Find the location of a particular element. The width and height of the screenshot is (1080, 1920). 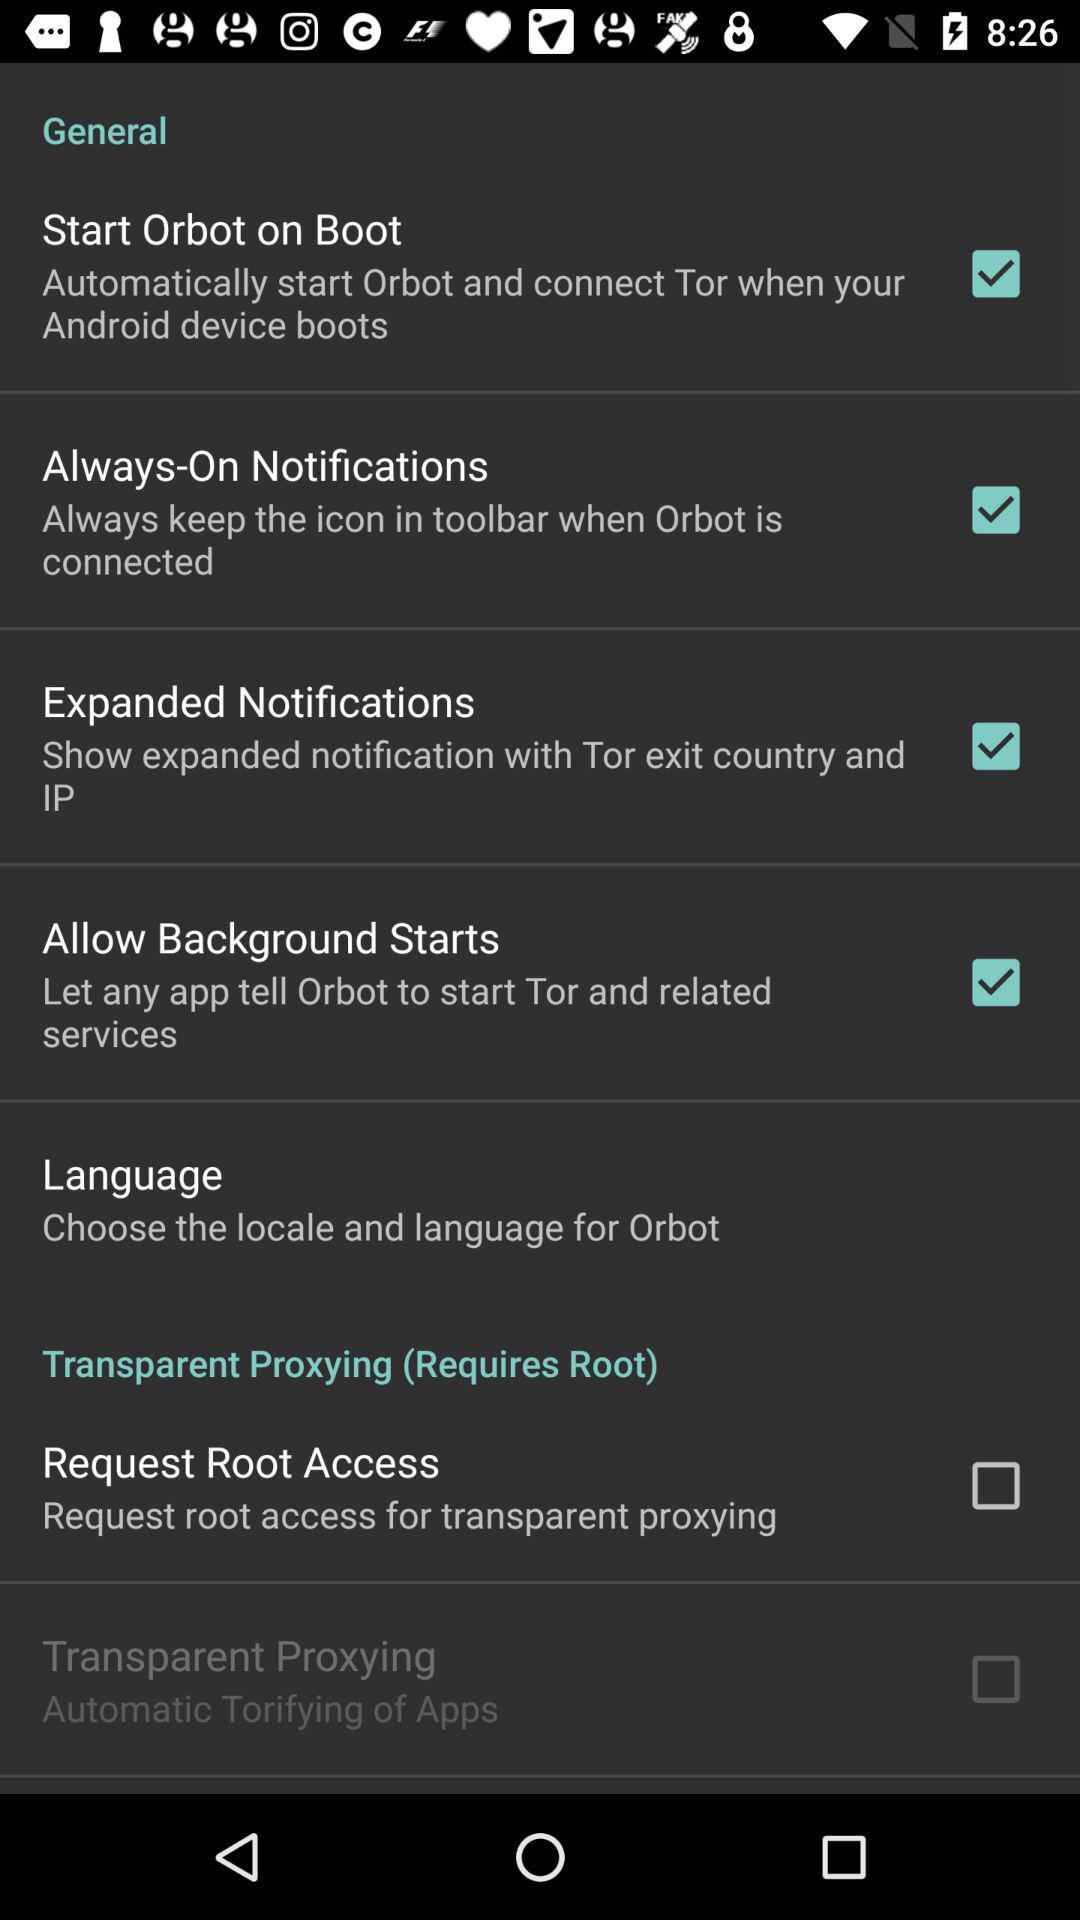

the item below automatically start orbot icon is located at coordinates (264, 463).